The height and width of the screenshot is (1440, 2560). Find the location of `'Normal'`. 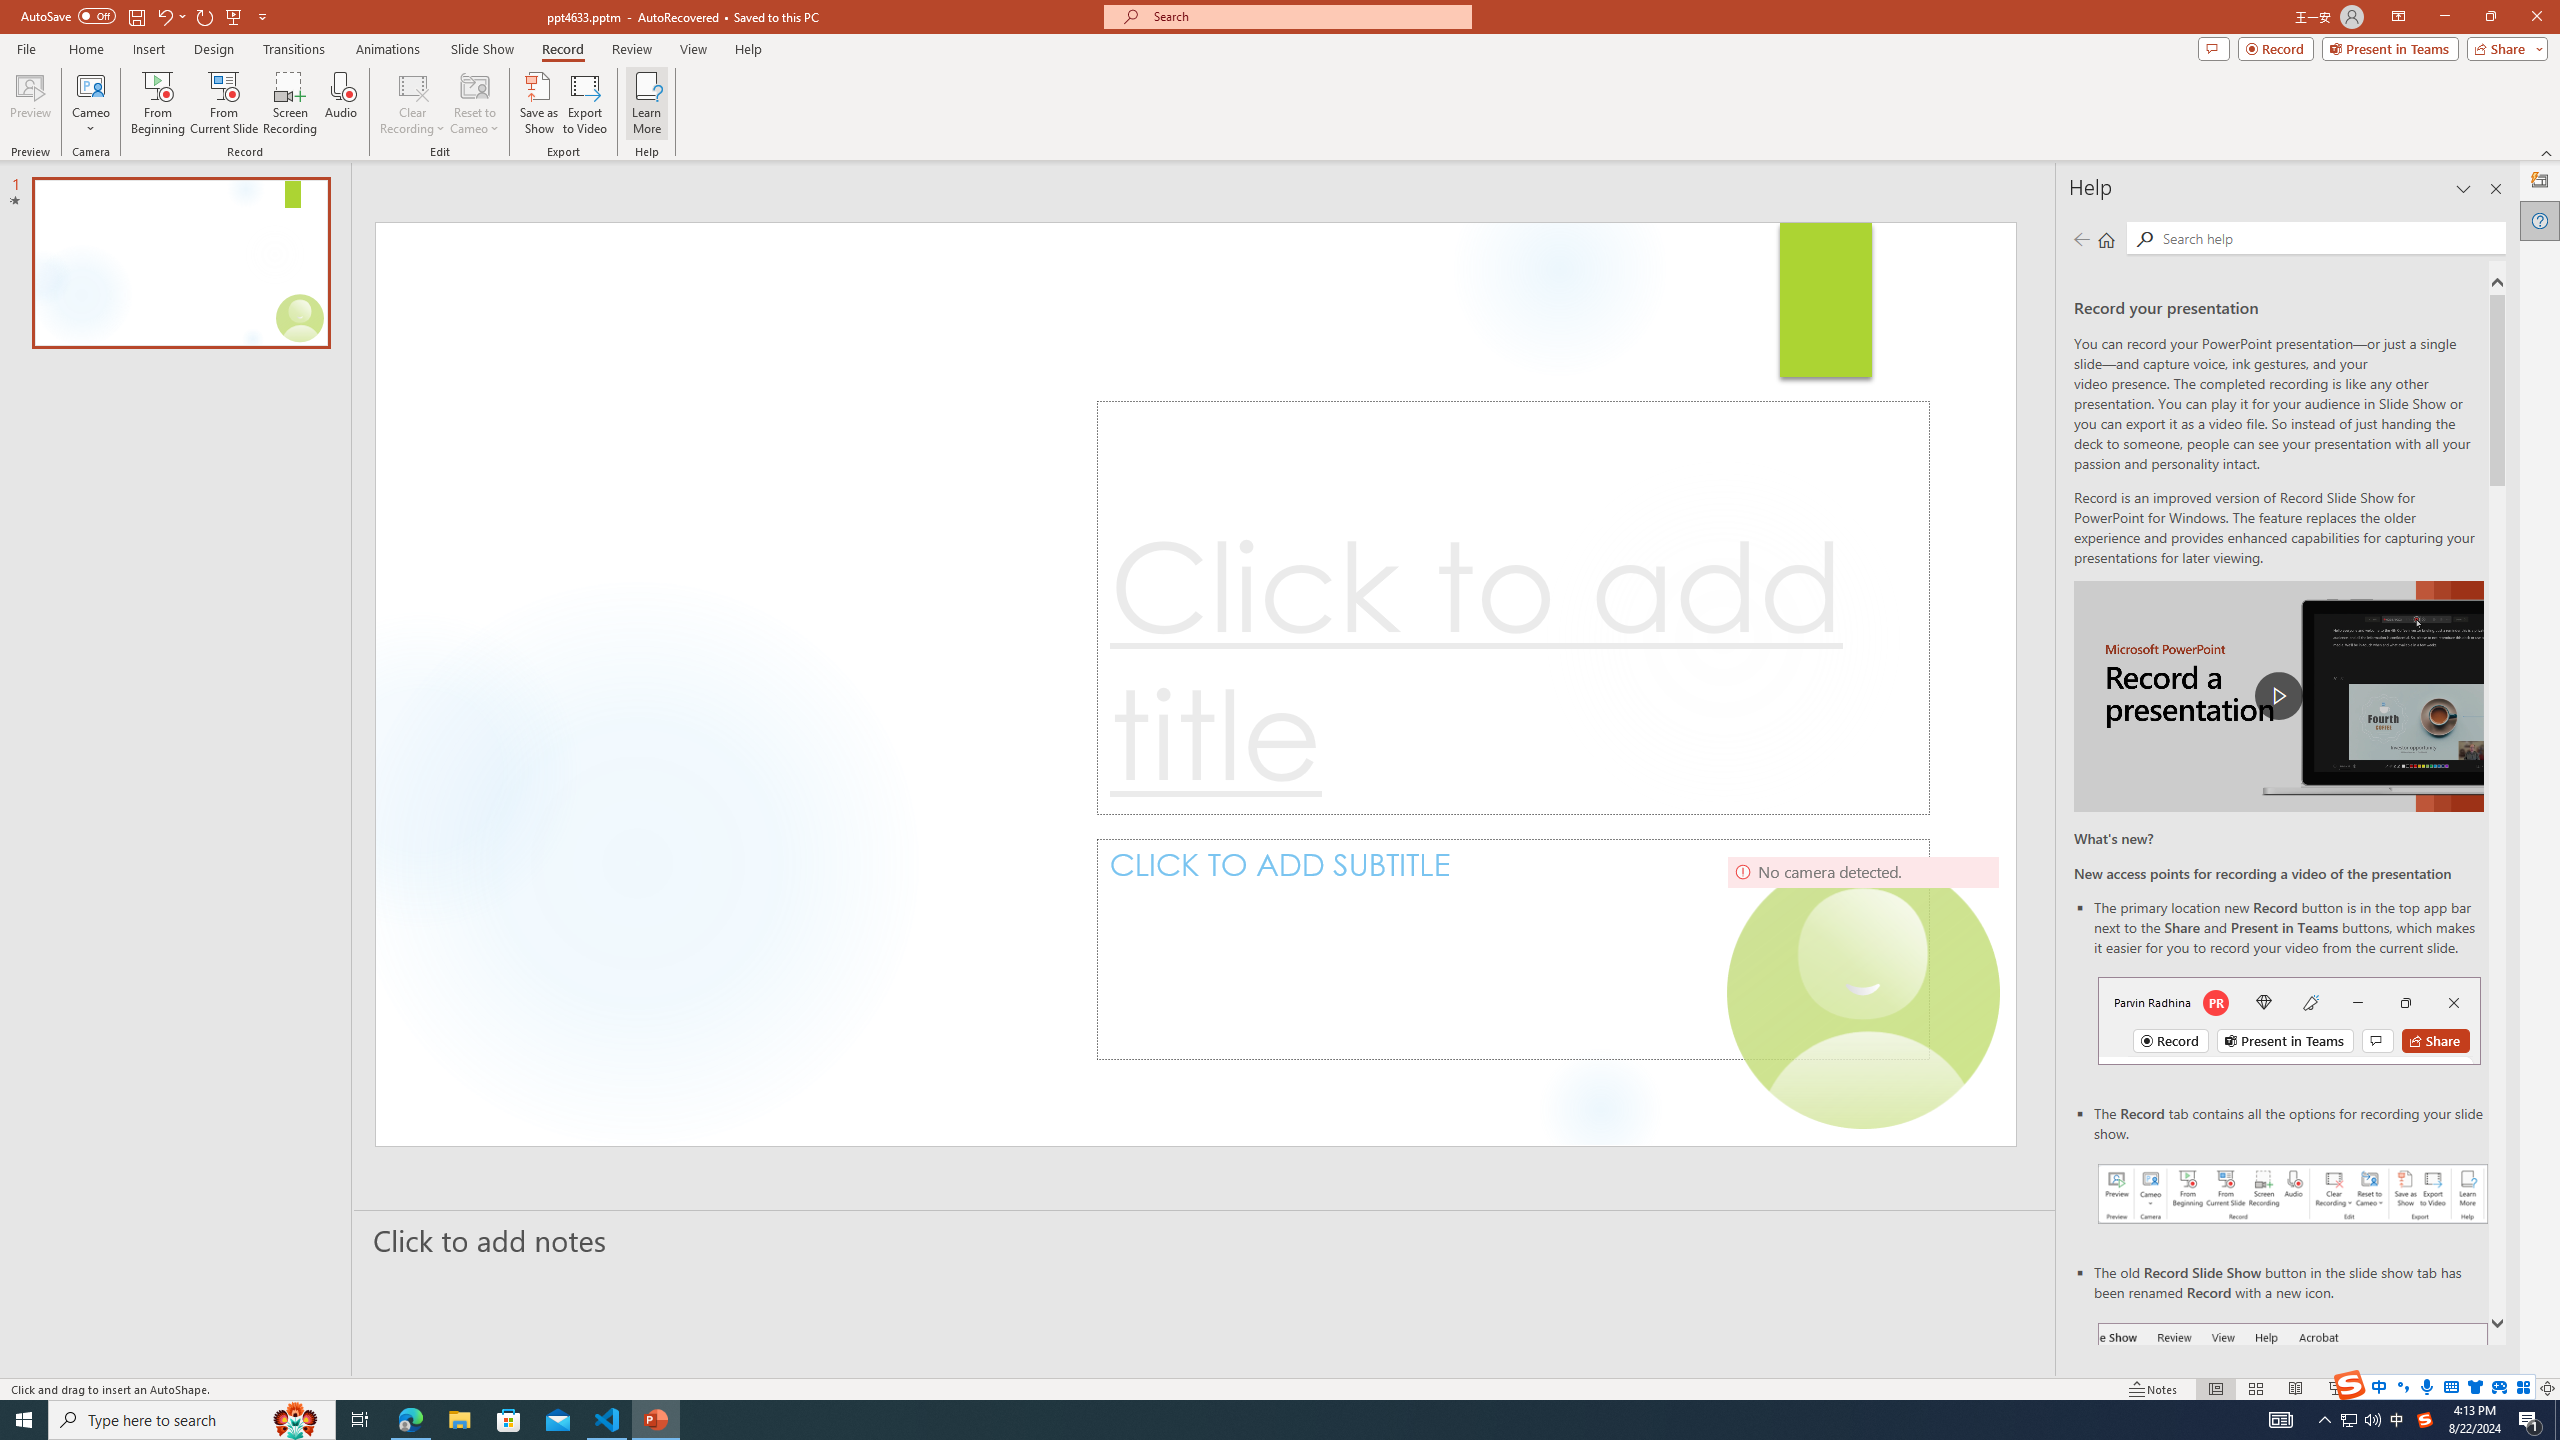

'Normal' is located at coordinates (2214, 1389).